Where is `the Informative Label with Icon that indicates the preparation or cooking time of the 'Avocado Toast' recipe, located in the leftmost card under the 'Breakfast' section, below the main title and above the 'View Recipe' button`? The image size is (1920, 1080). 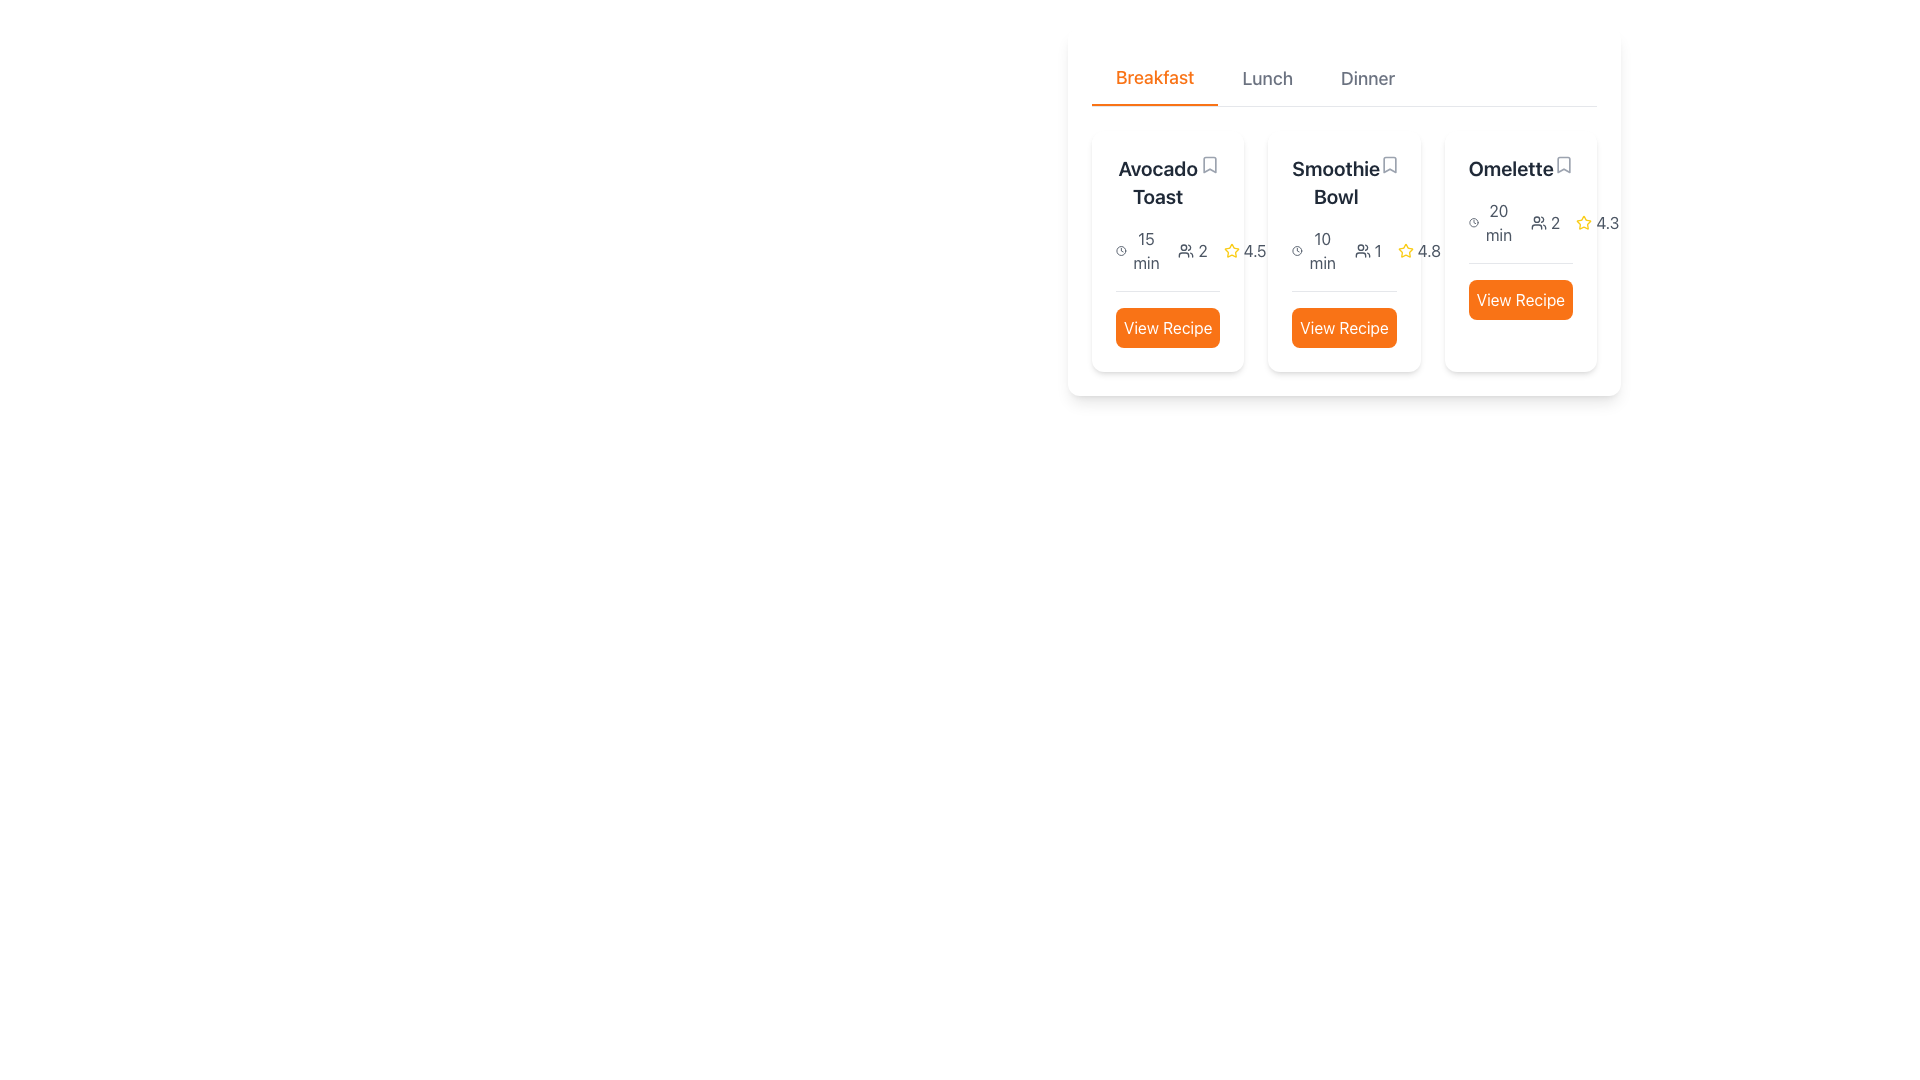 the Informative Label with Icon that indicates the preparation or cooking time of the 'Avocado Toast' recipe, located in the leftmost card under the 'Breakfast' section, below the main title and above the 'View Recipe' button is located at coordinates (1139, 249).